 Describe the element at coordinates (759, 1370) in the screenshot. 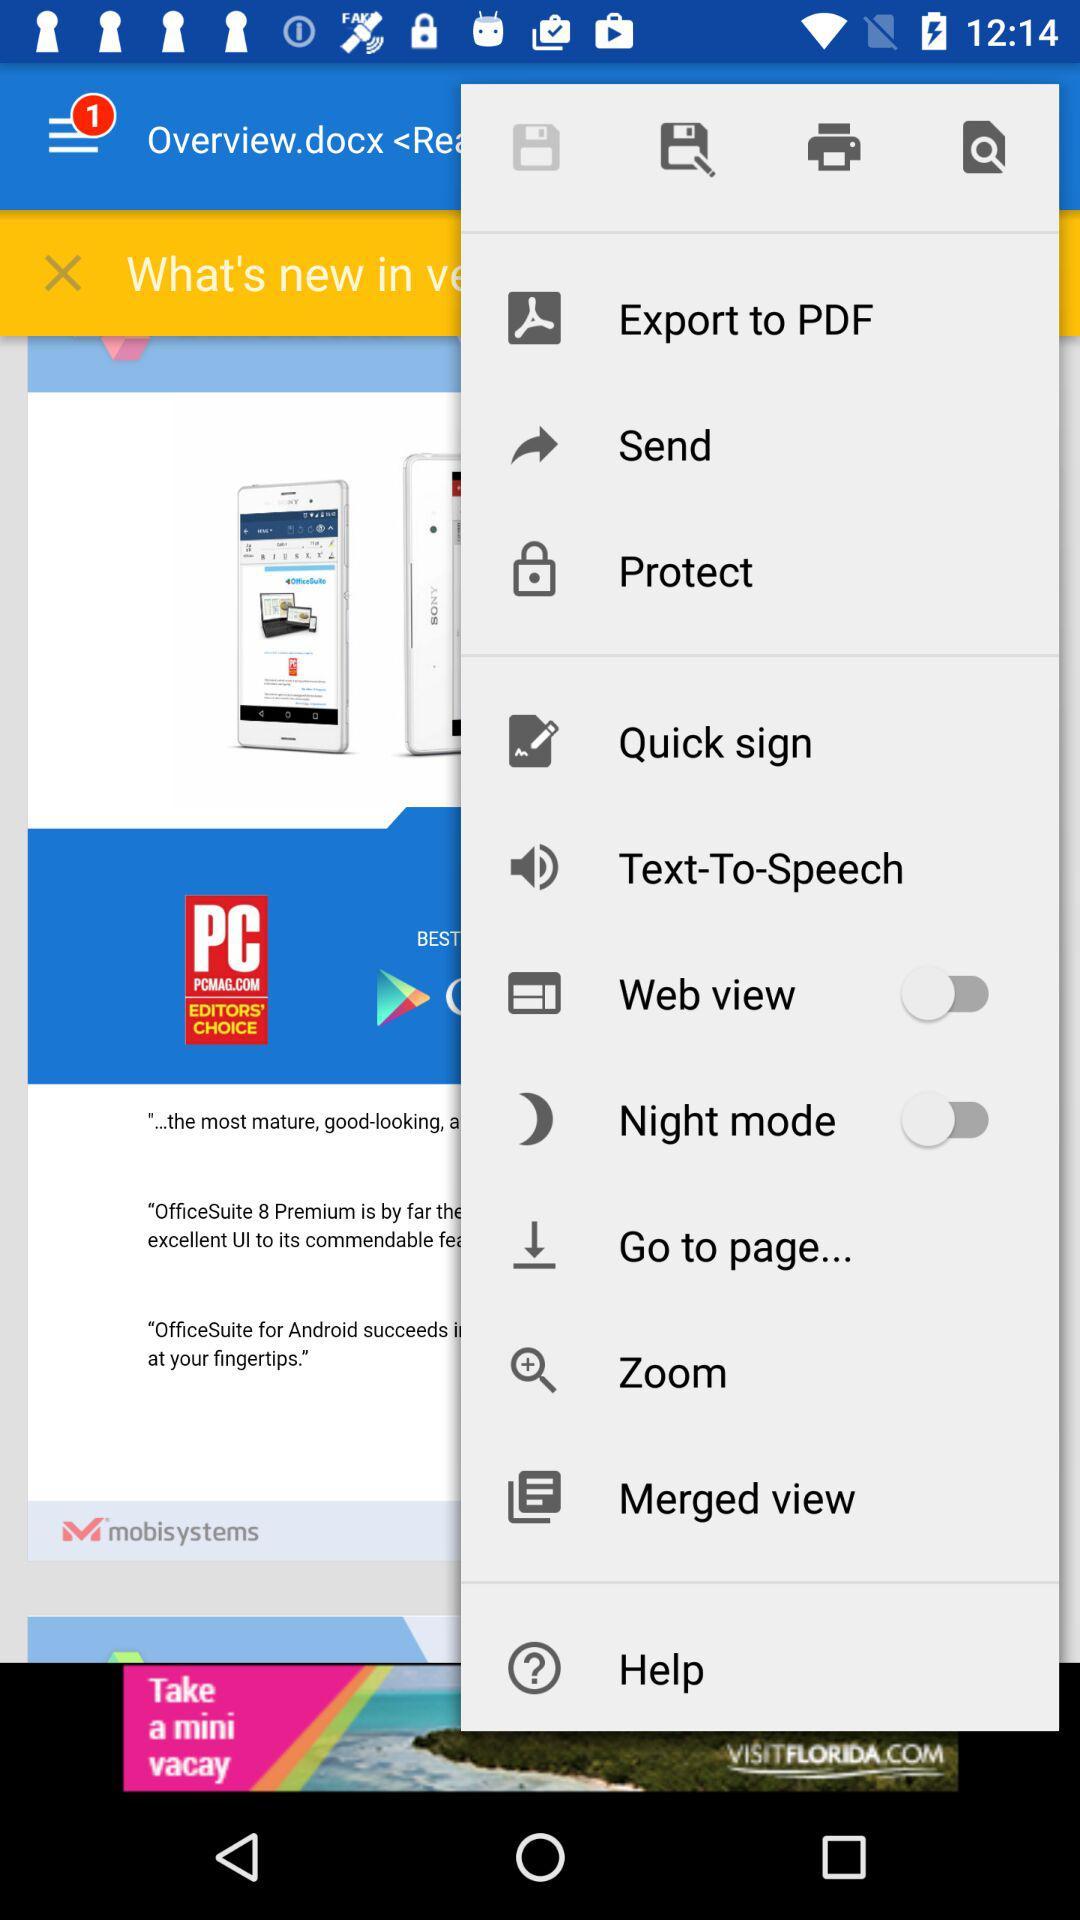

I see `item below the go to page... icon` at that location.